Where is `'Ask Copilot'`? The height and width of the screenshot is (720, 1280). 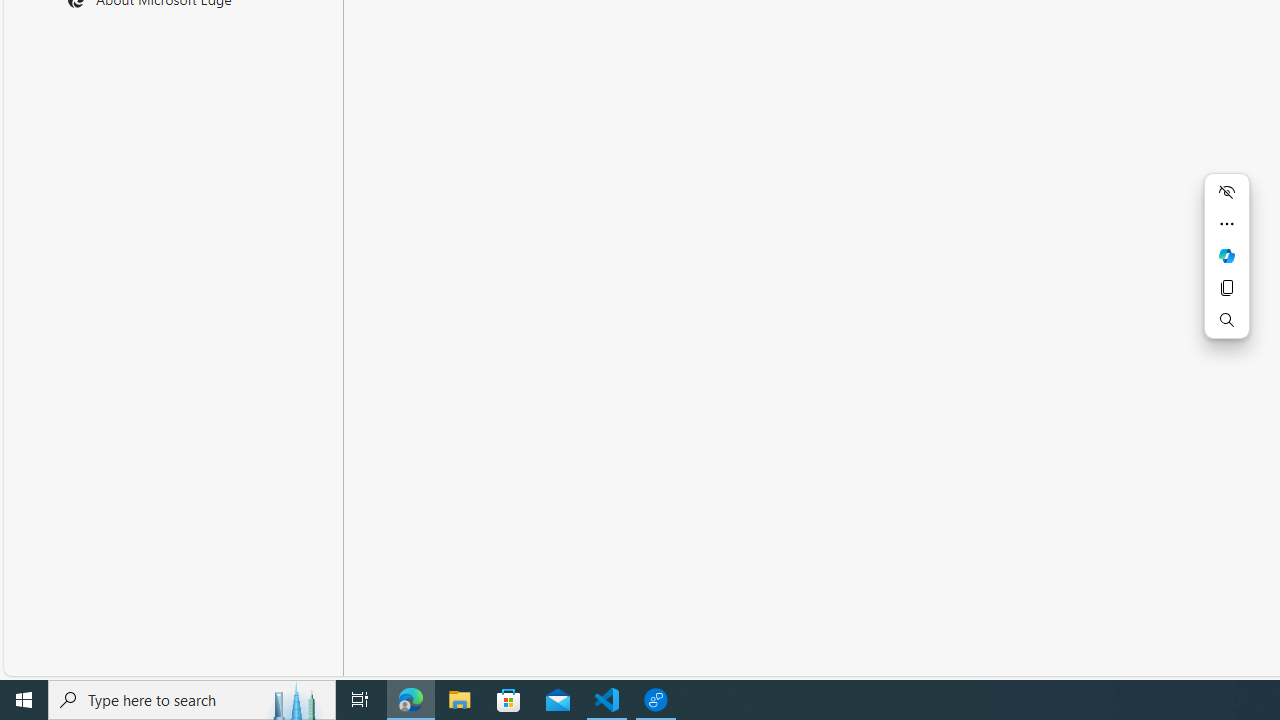 'Ask Copilot' is located at coordinates (1225, 254).